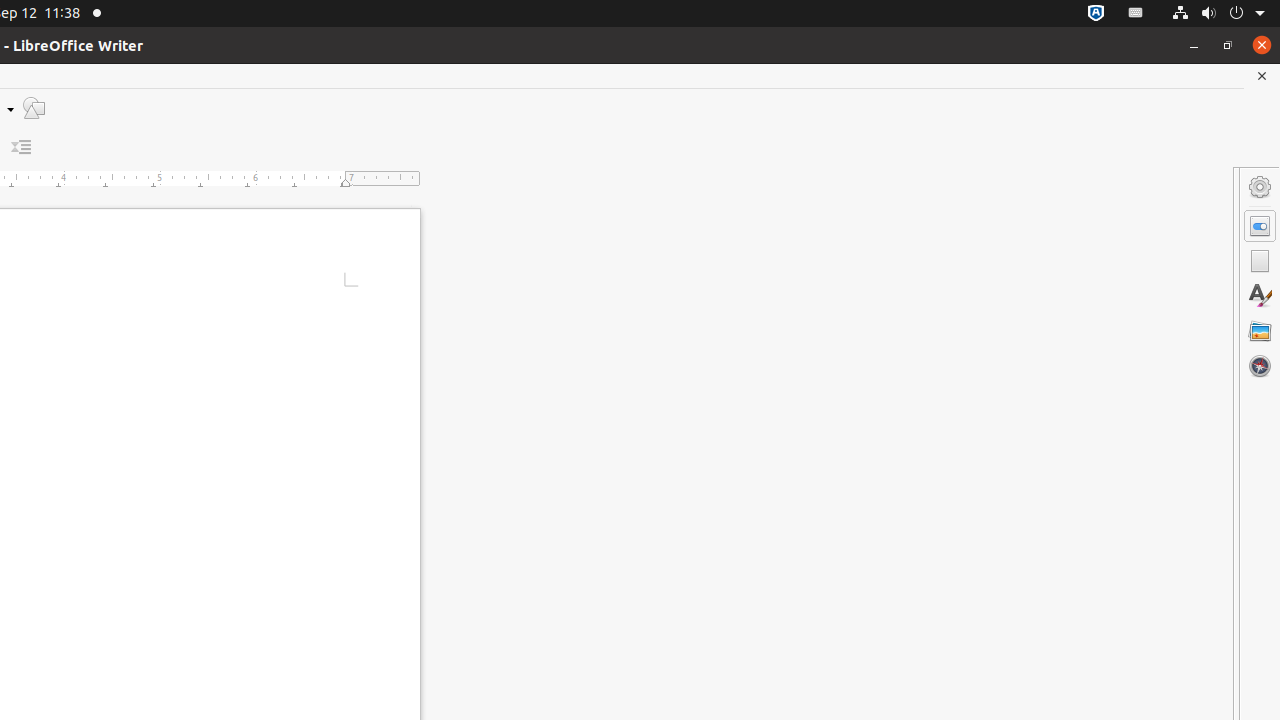 The height and width of the screenshot is (720, 1280). Describe the element at coordinates (1259, 260) in the screenshot. I see `'Page'` at that location.